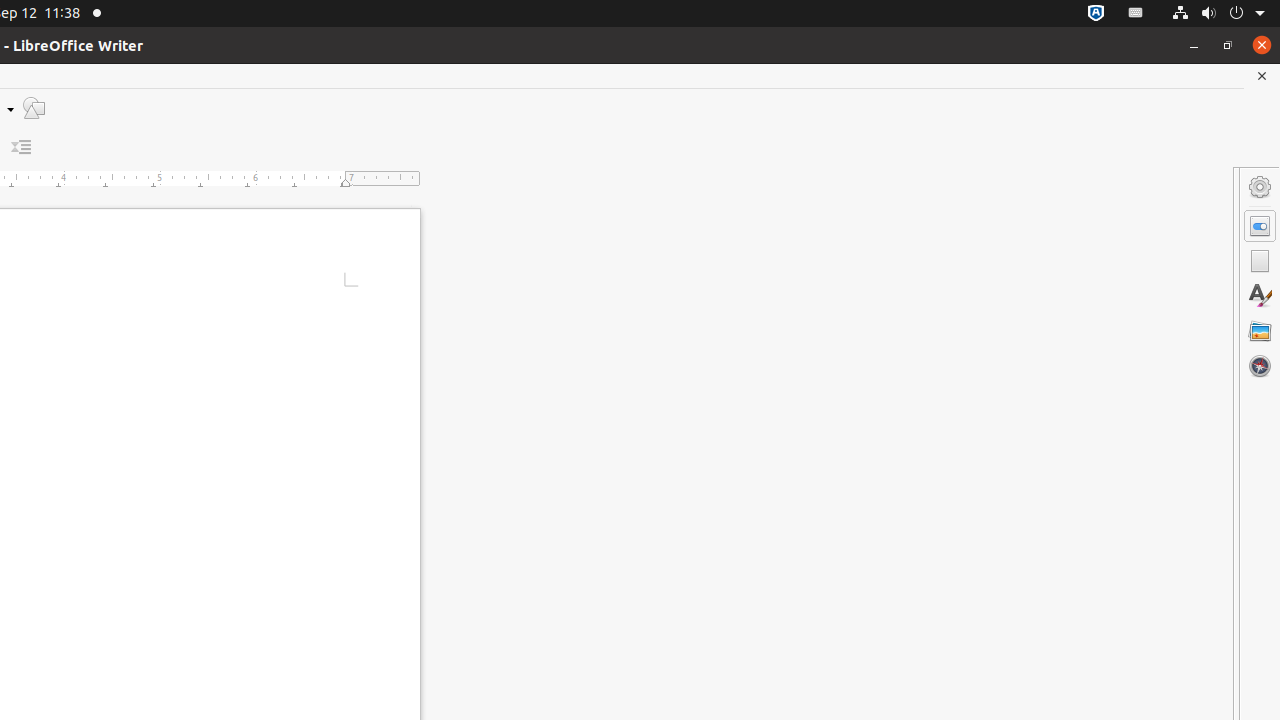 The height and width of the screenshot is (720, 1280). Describe the element at coordinates (1259, 260) in the screenshot. I see `'Page'` at that location.